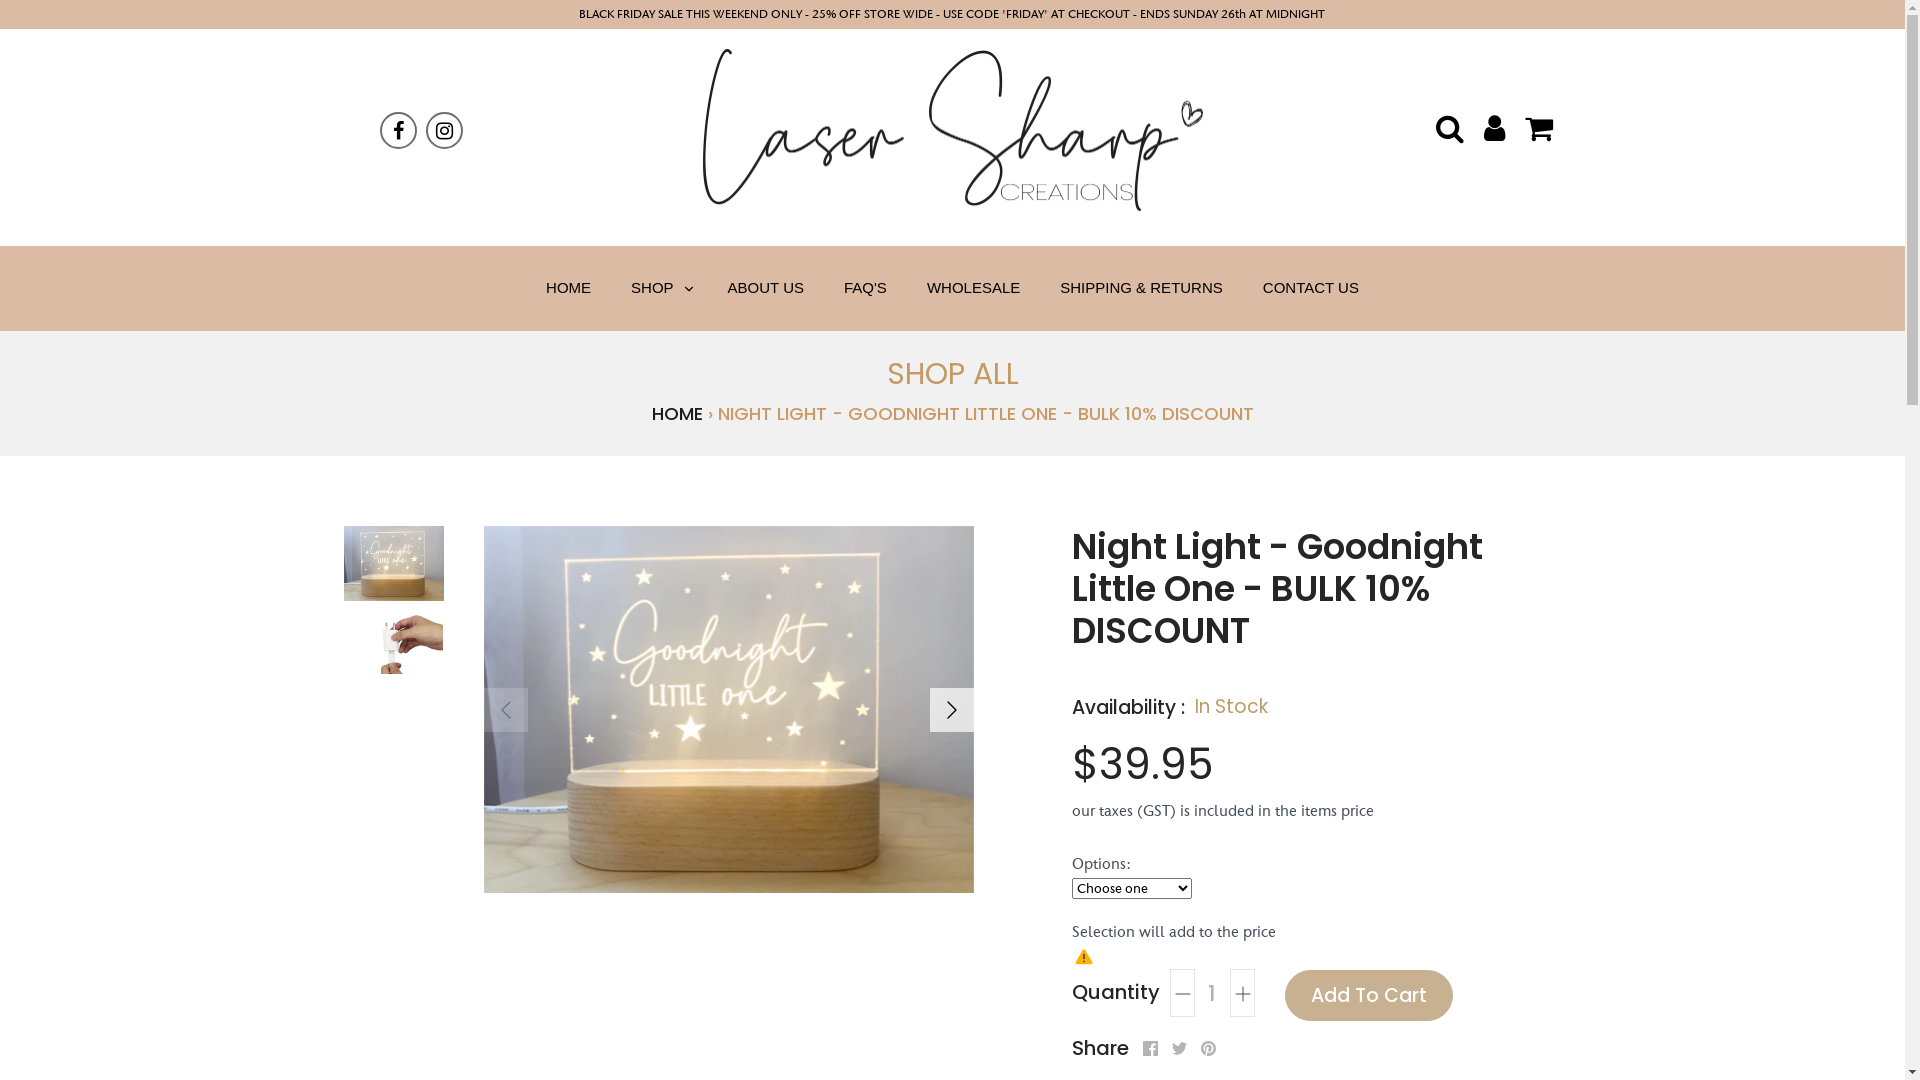 This screenshot has width=1920, height=1080. I want to click on 'Add to Cart', so click(1367, 995).